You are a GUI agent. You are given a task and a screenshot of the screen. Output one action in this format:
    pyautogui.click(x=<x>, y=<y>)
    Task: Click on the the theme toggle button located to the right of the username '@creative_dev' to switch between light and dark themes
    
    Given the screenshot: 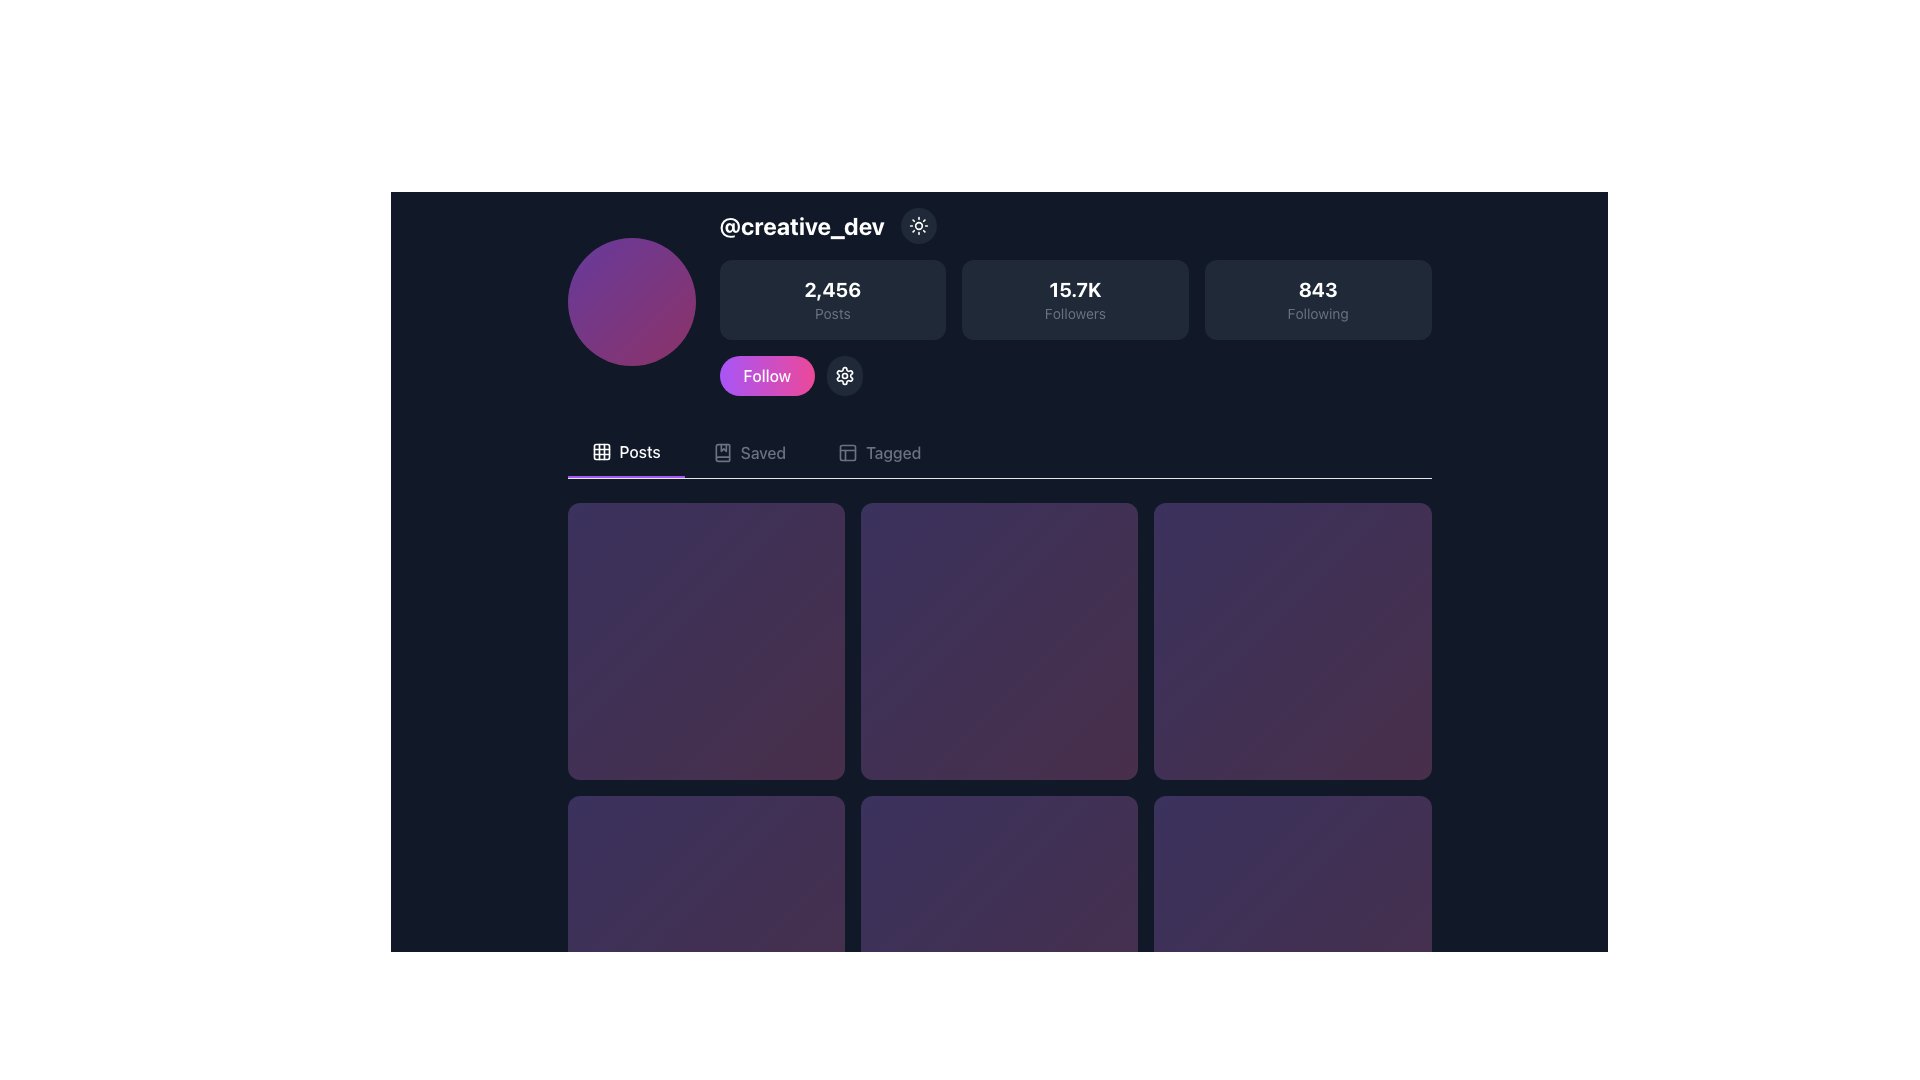 What is the action you would take?
    pyautogui.click(x=917, y=225)
    